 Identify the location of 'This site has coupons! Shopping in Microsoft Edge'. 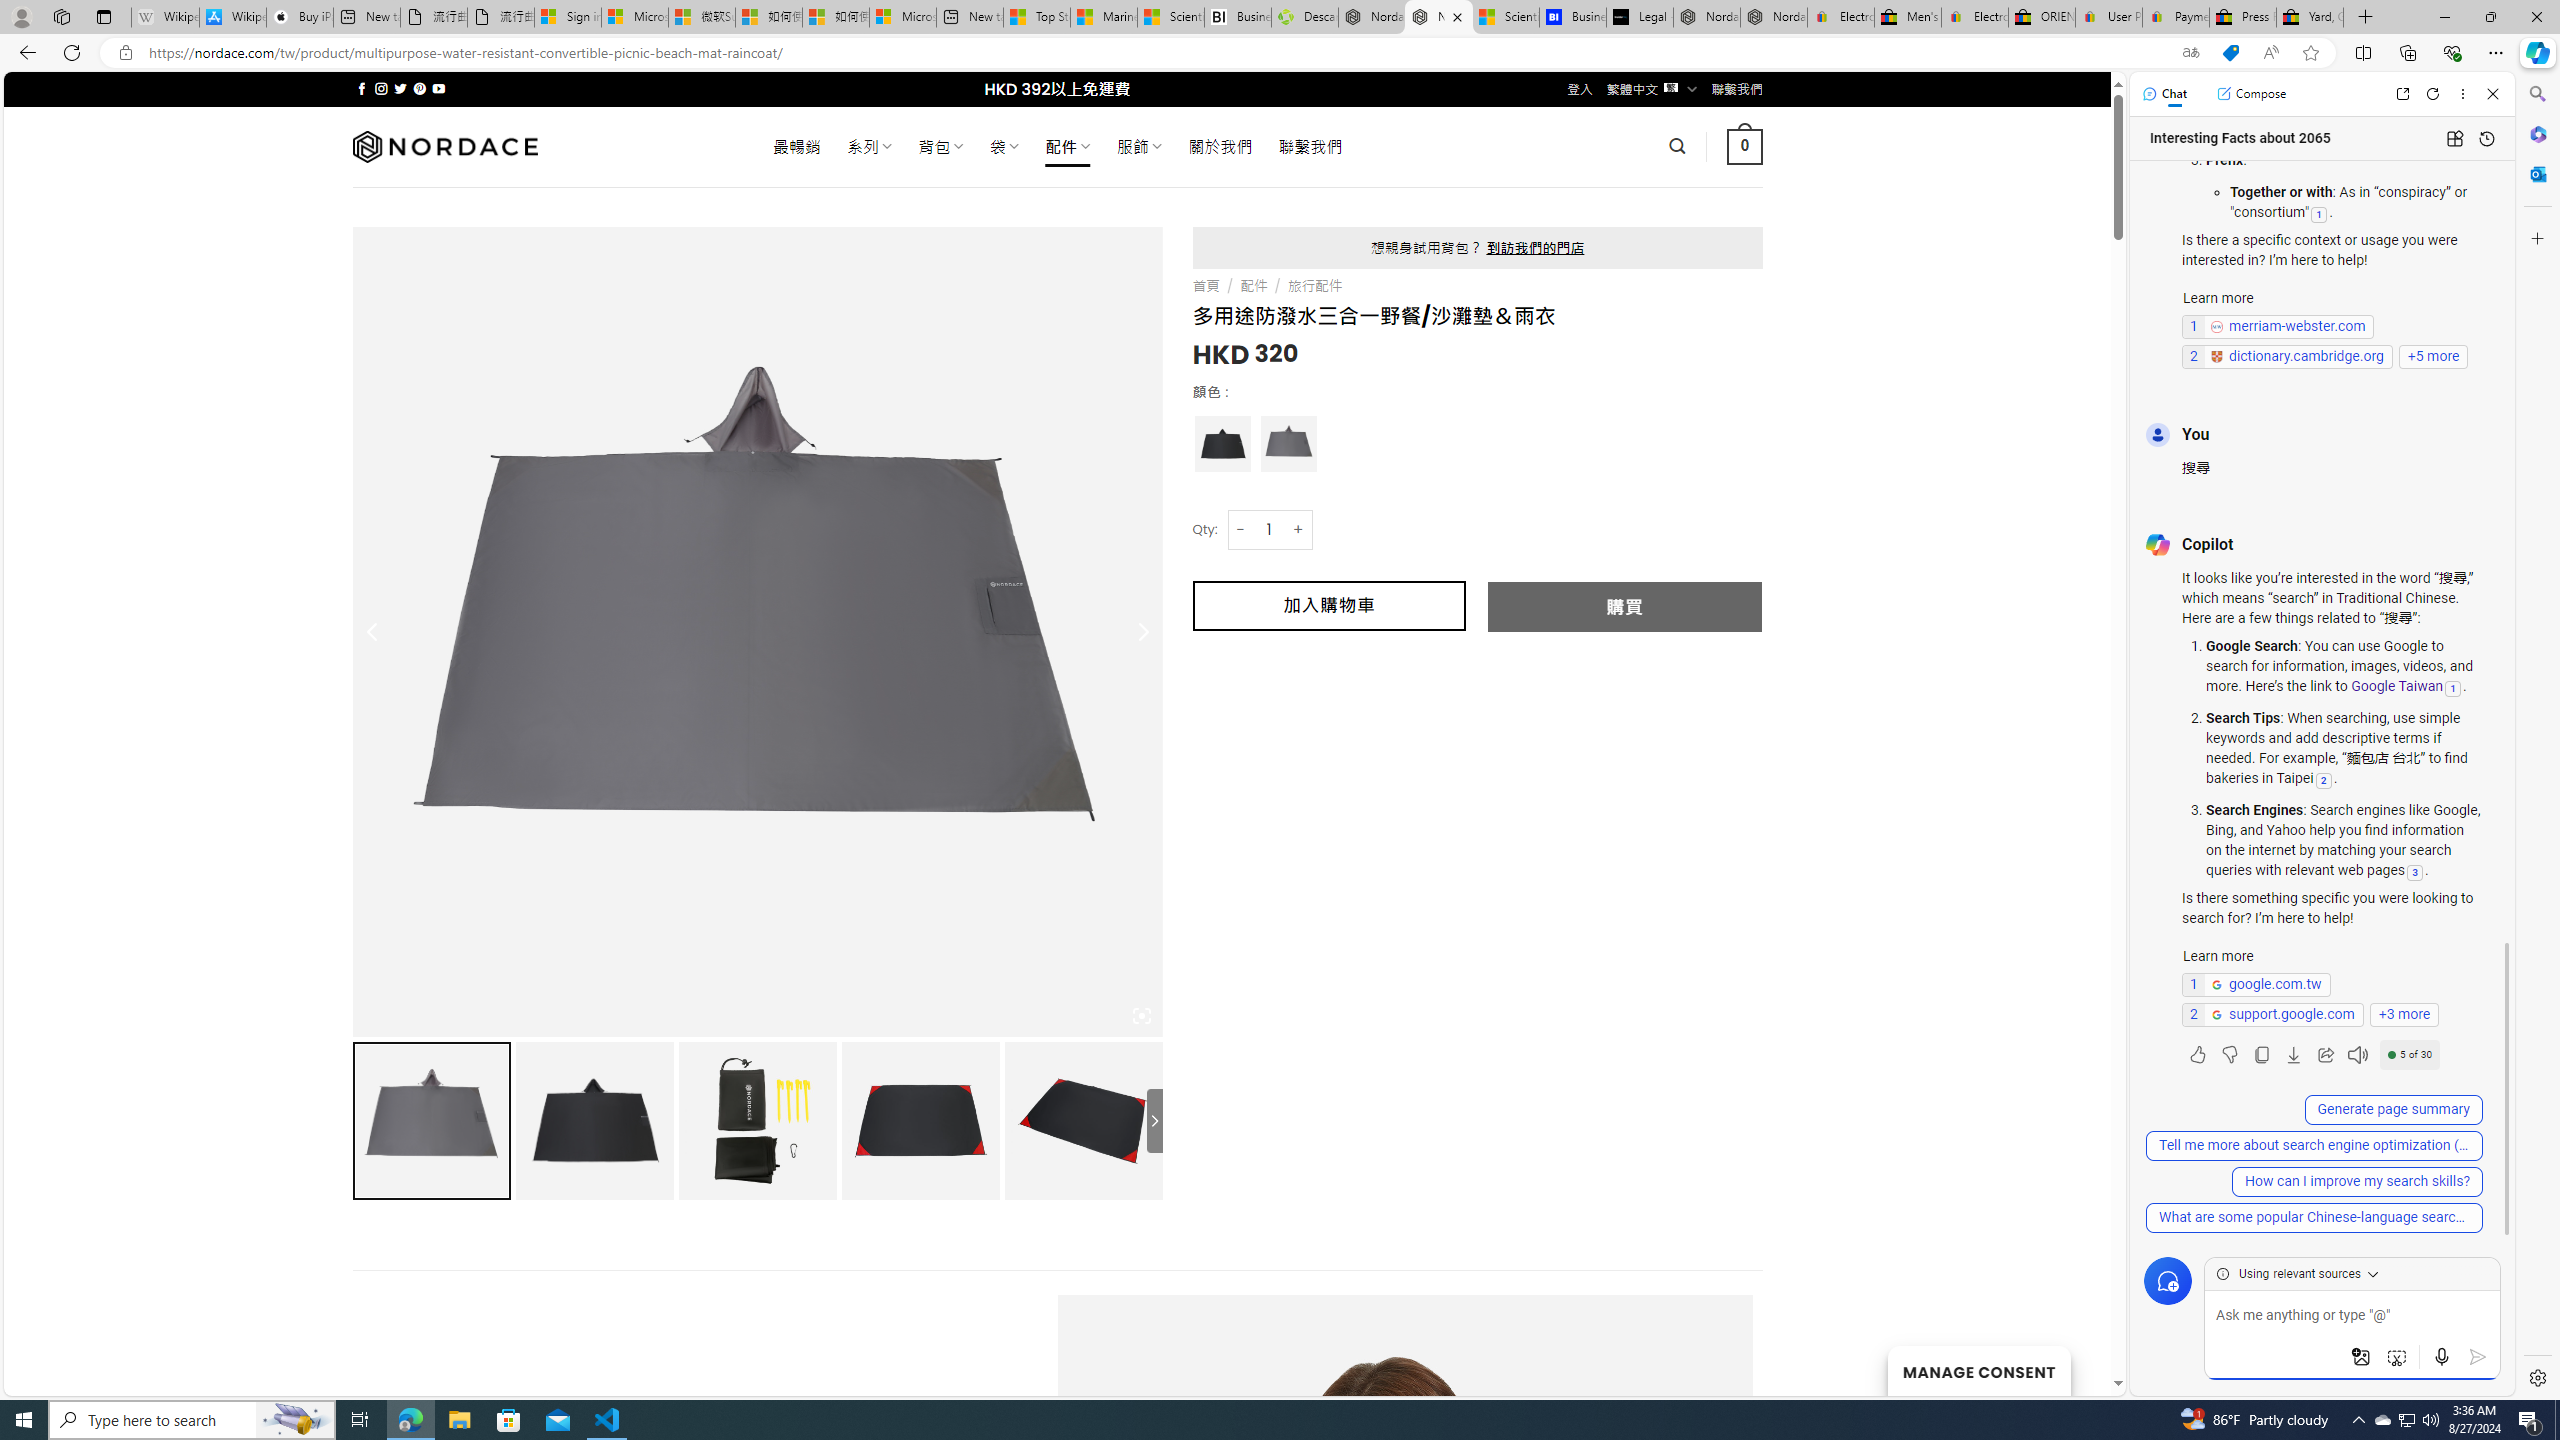
(2230, 53).